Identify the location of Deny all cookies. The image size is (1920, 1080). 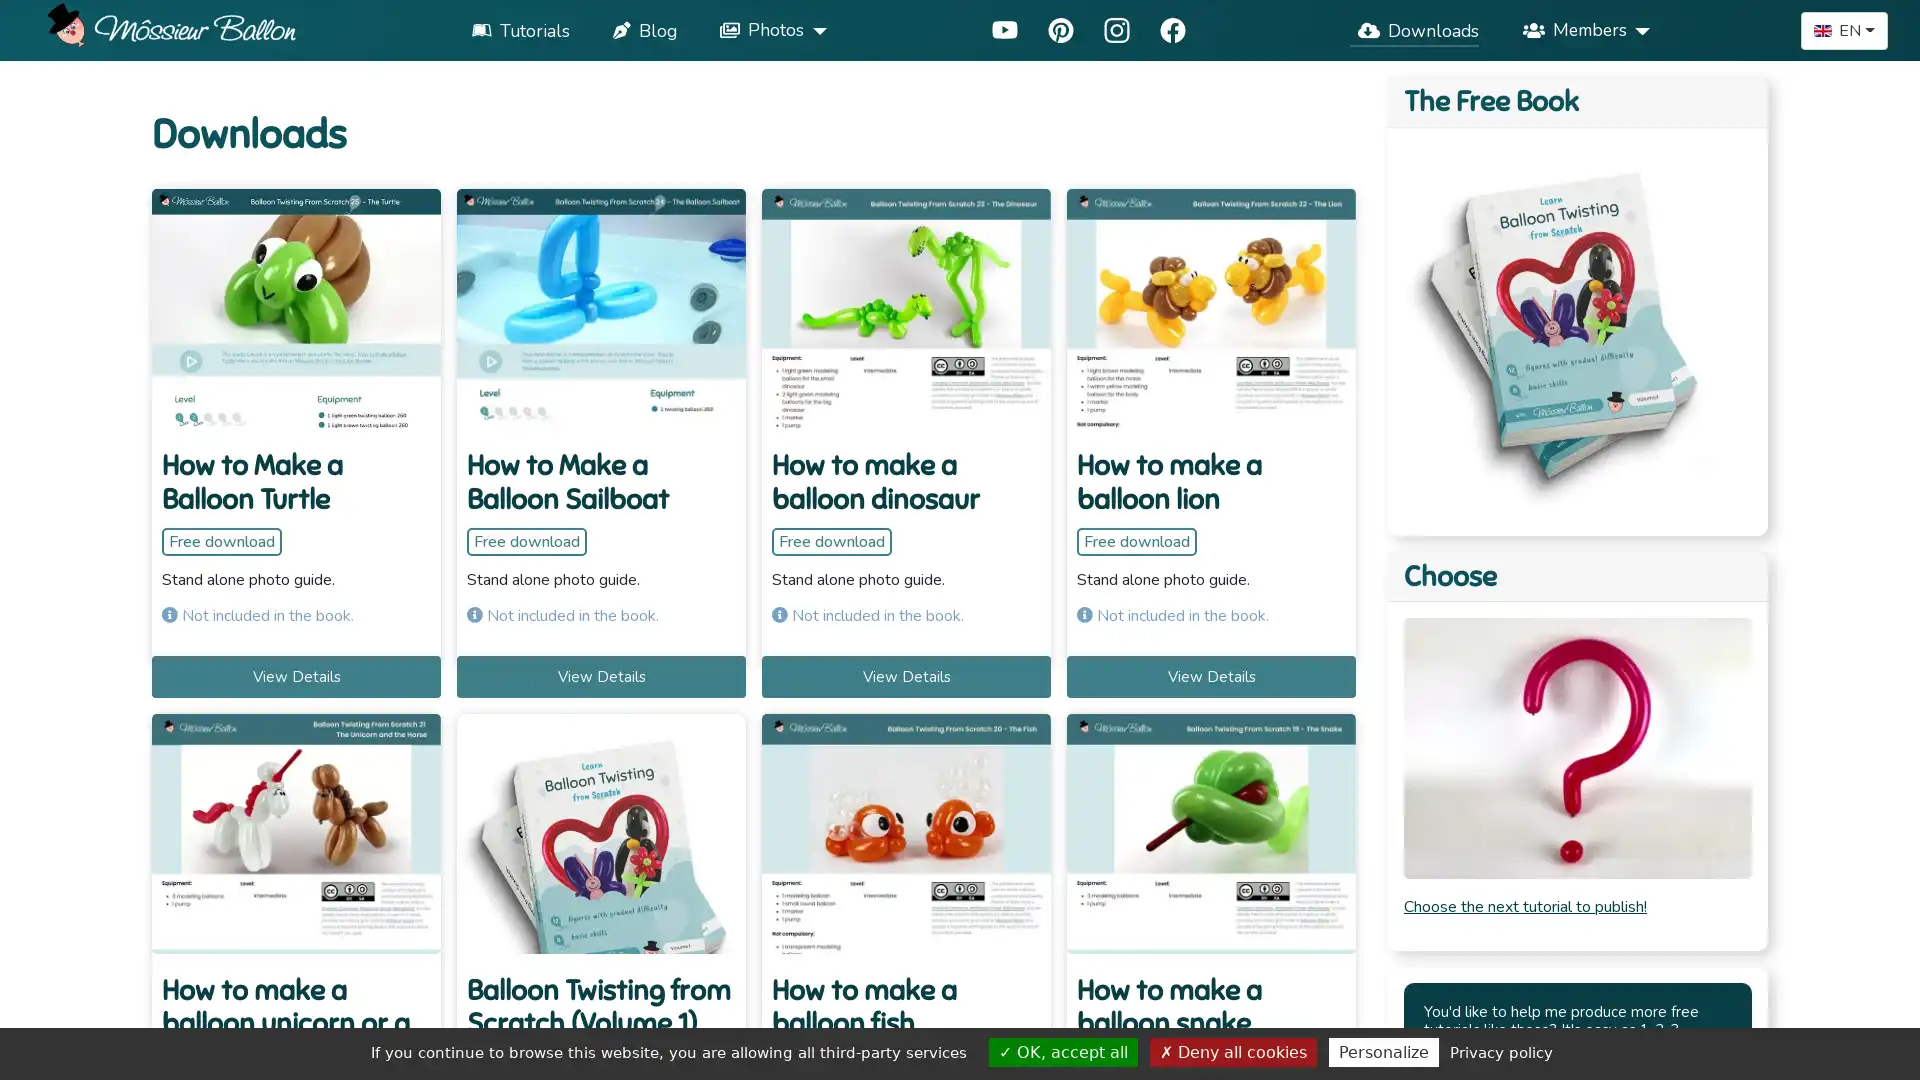
(1232, 1051).